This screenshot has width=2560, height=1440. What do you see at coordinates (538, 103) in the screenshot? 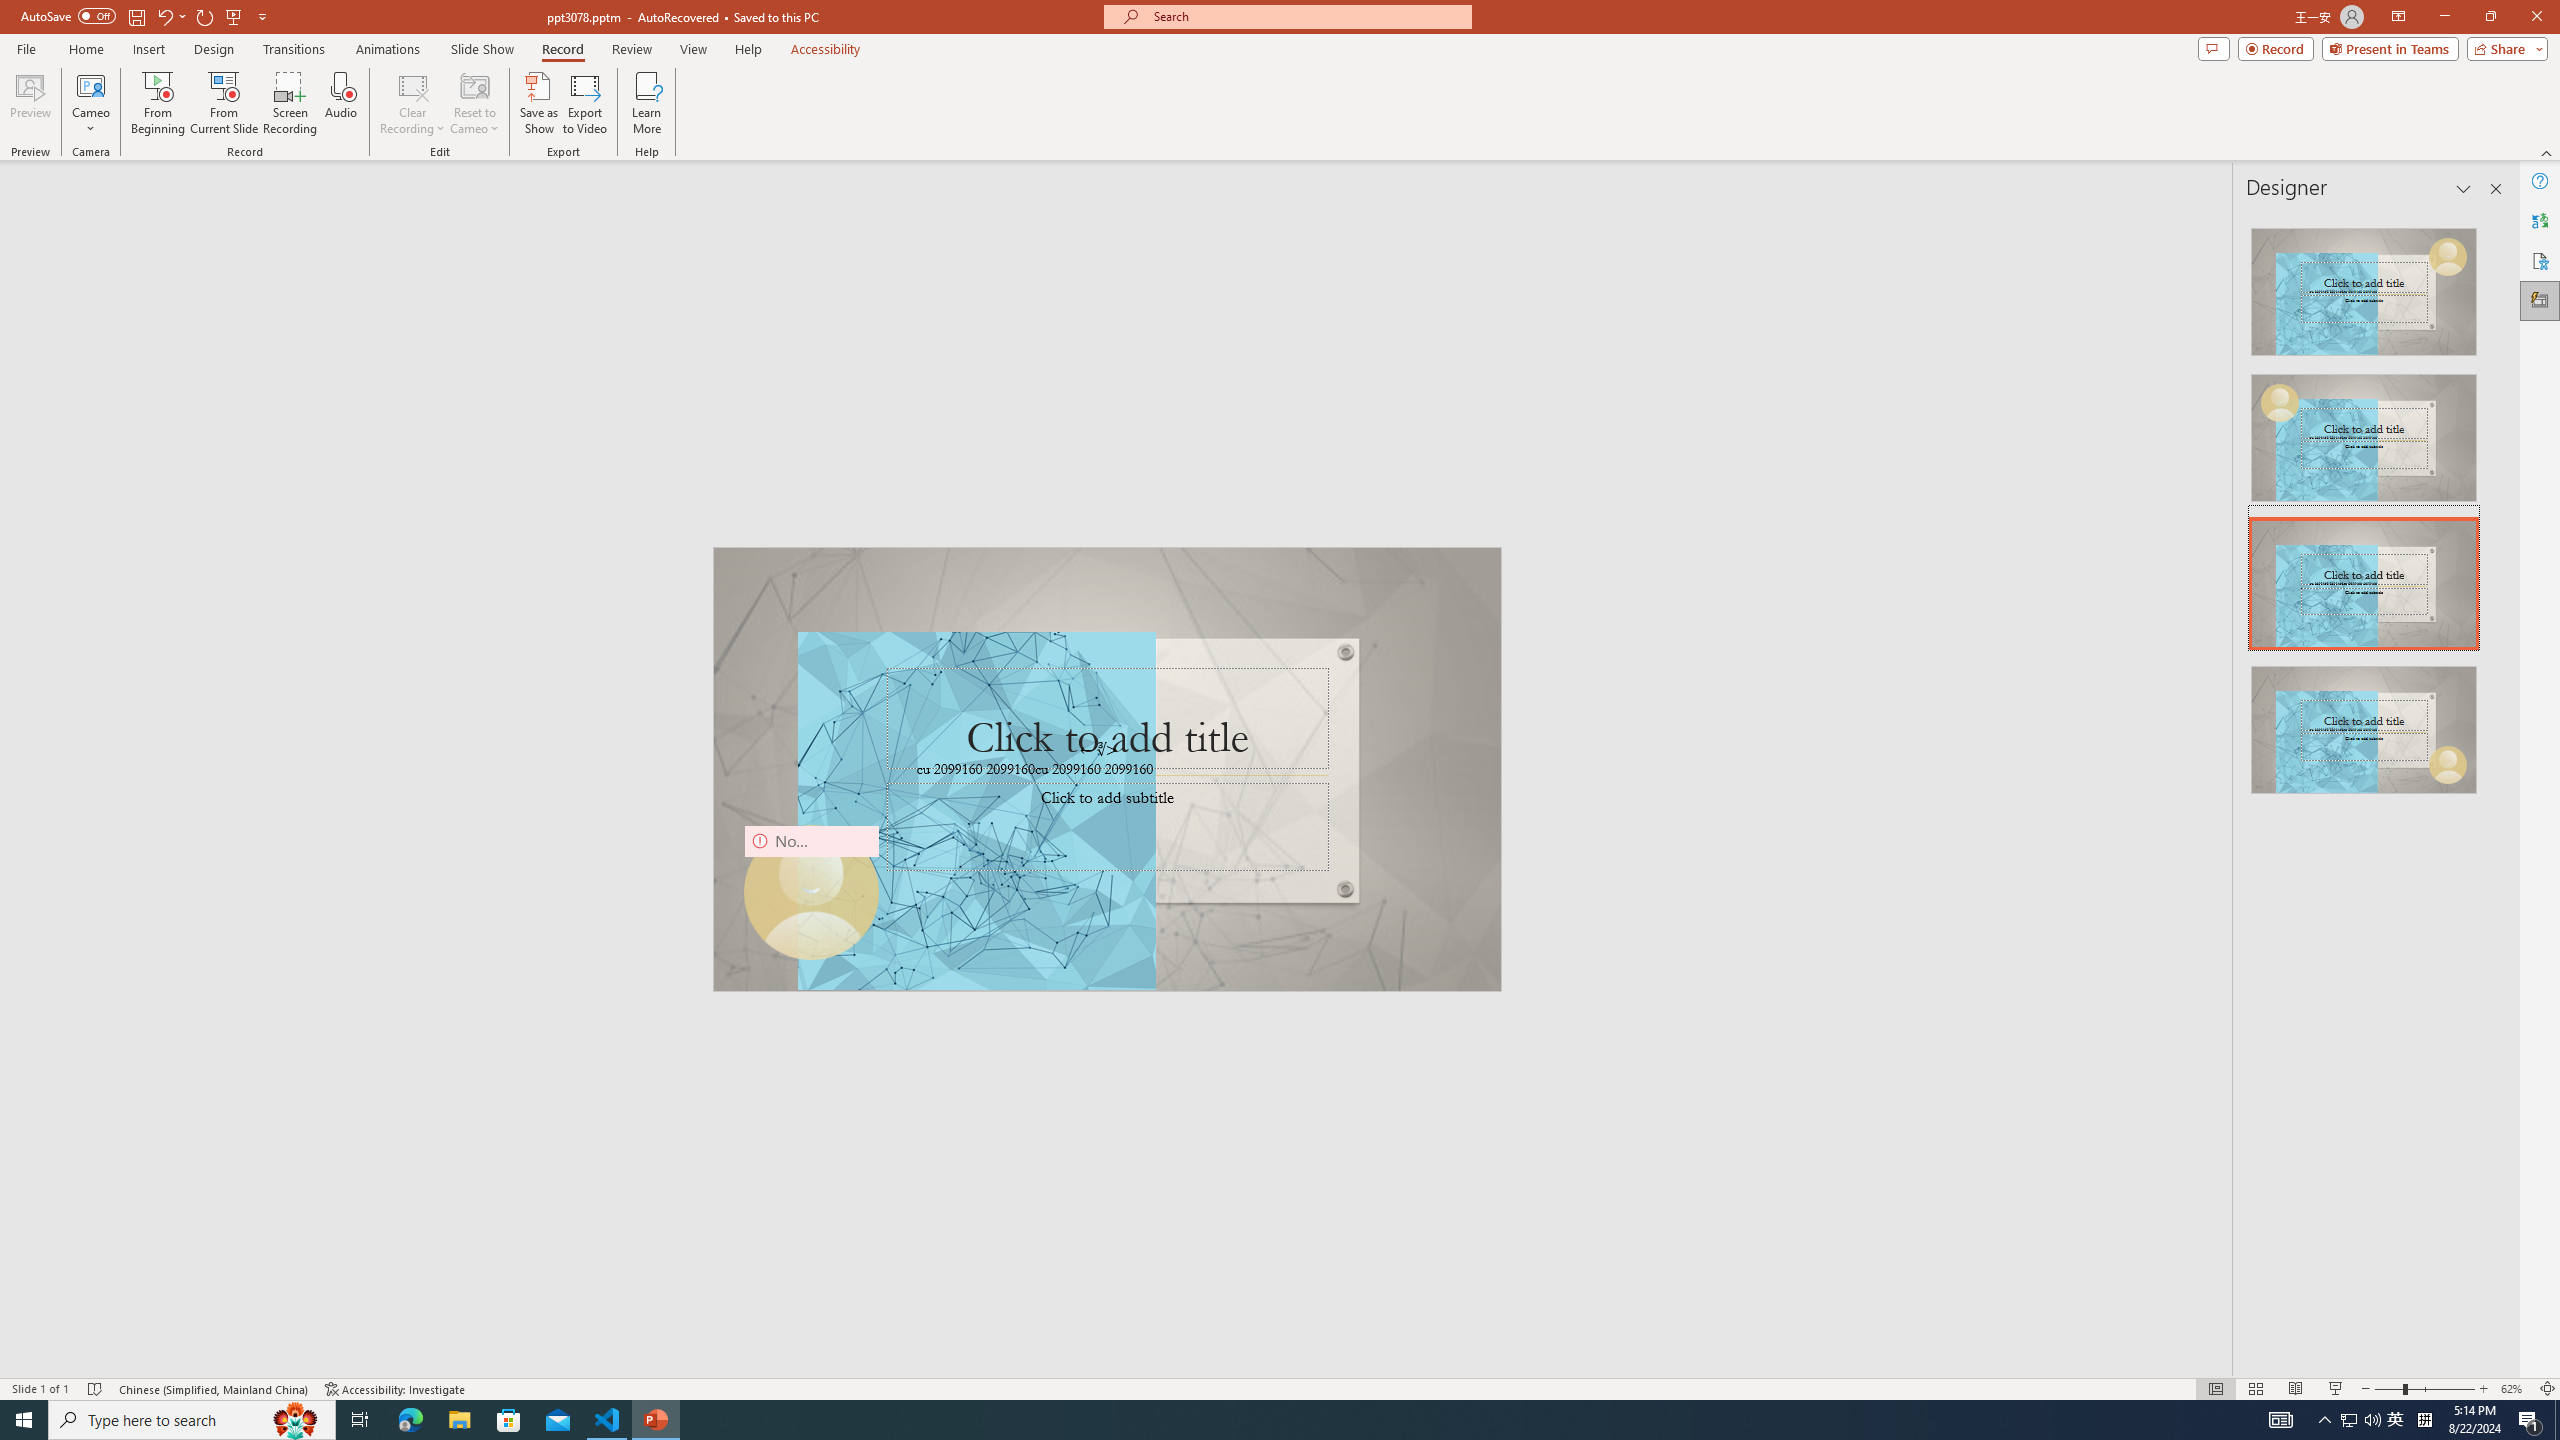
I see `'Save as Show'` at bounding box center [538, 103].